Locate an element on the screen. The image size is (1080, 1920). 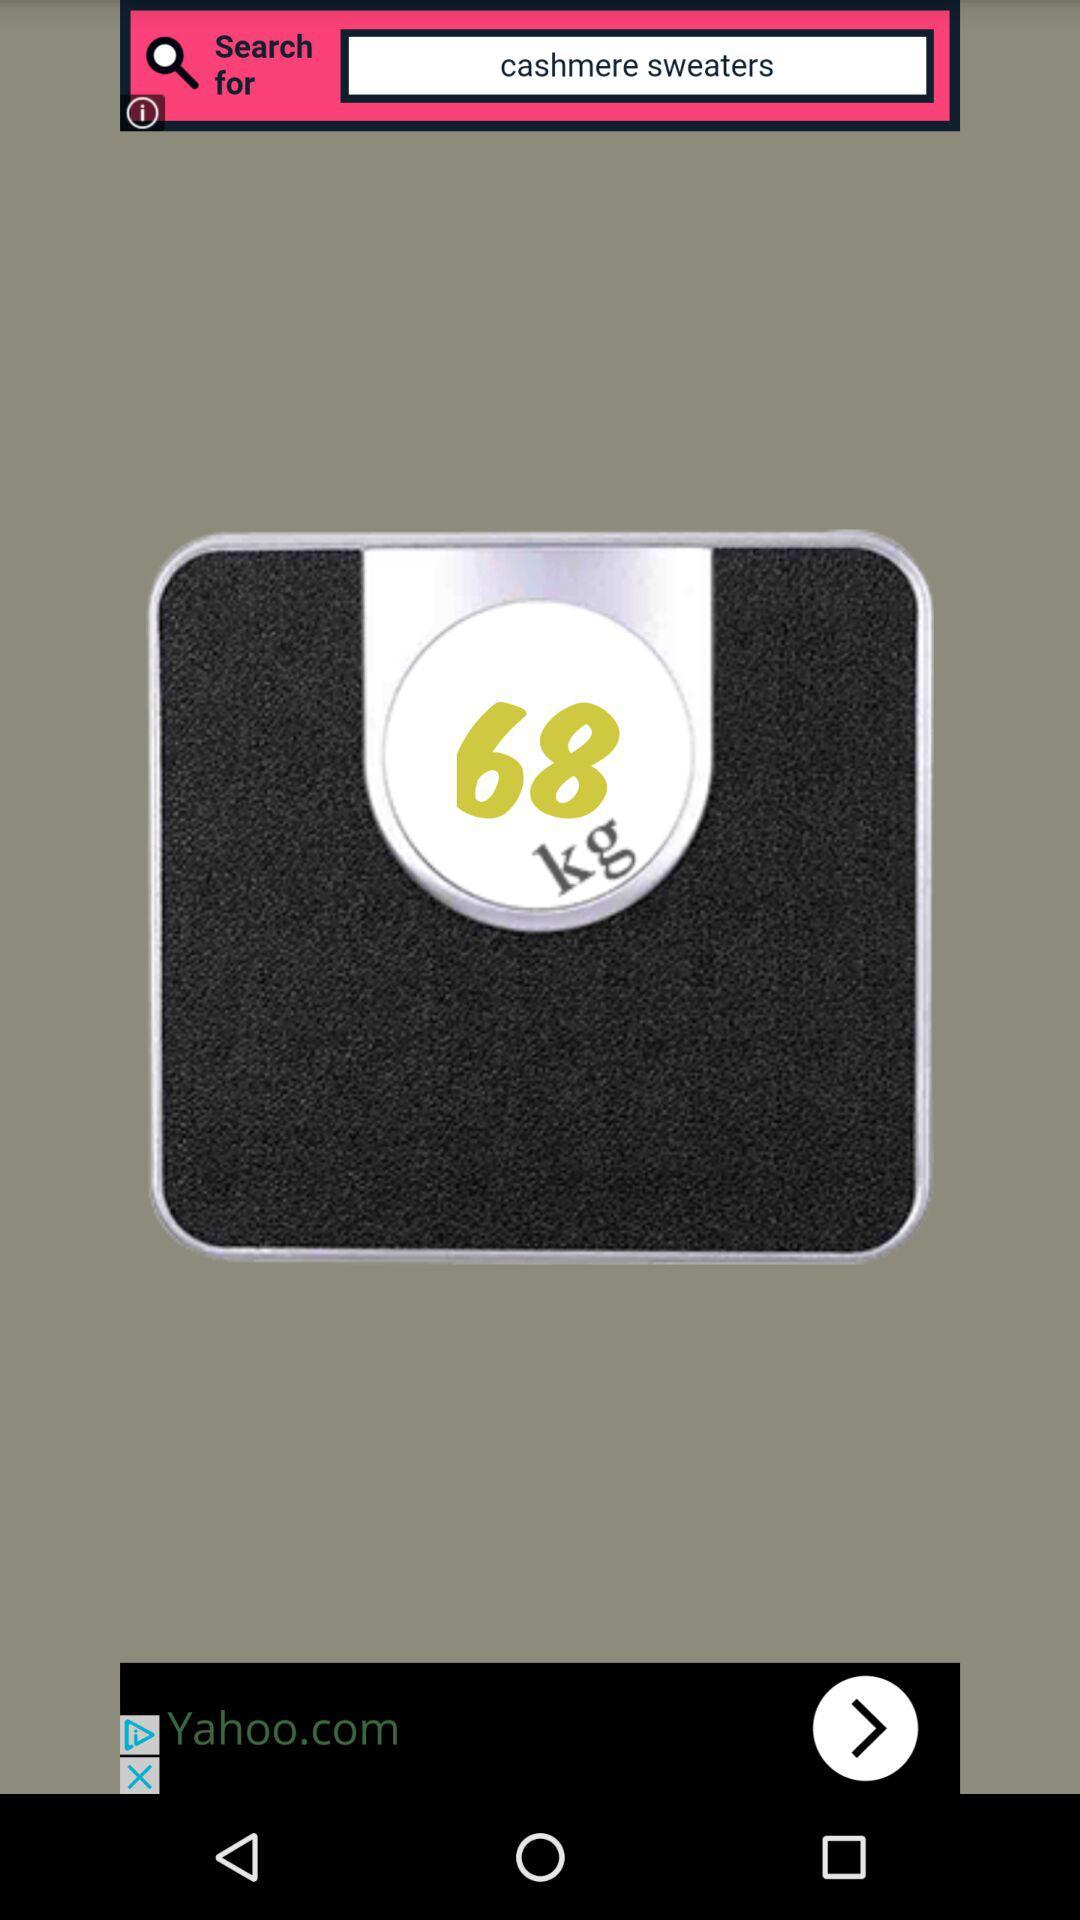
next is located at coordinates (540, 1727).